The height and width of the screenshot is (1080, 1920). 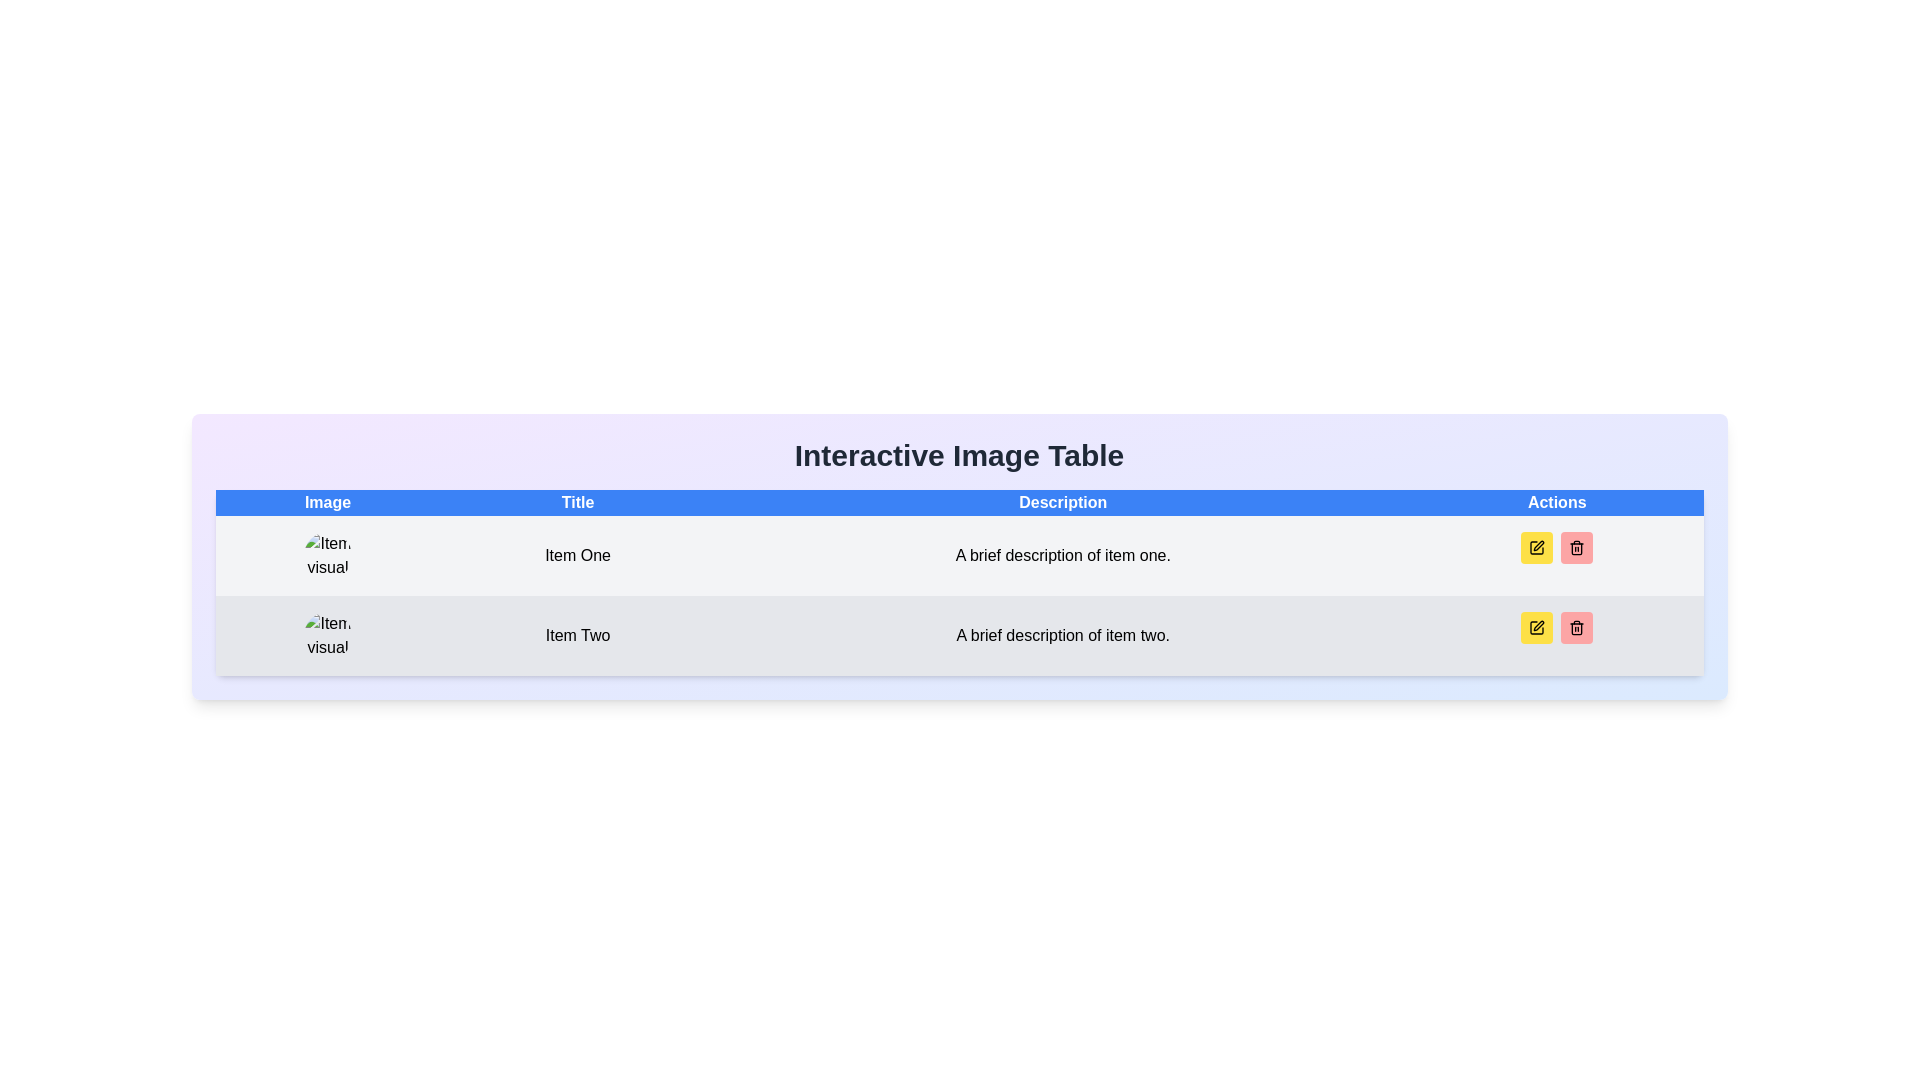 What do you see at coordinates (1536, 627) in the screenshot?
I see `the Icon button with a pen inside a square shape, located in the second row of the 'Actions' column` at bounding box center [1536, 627].